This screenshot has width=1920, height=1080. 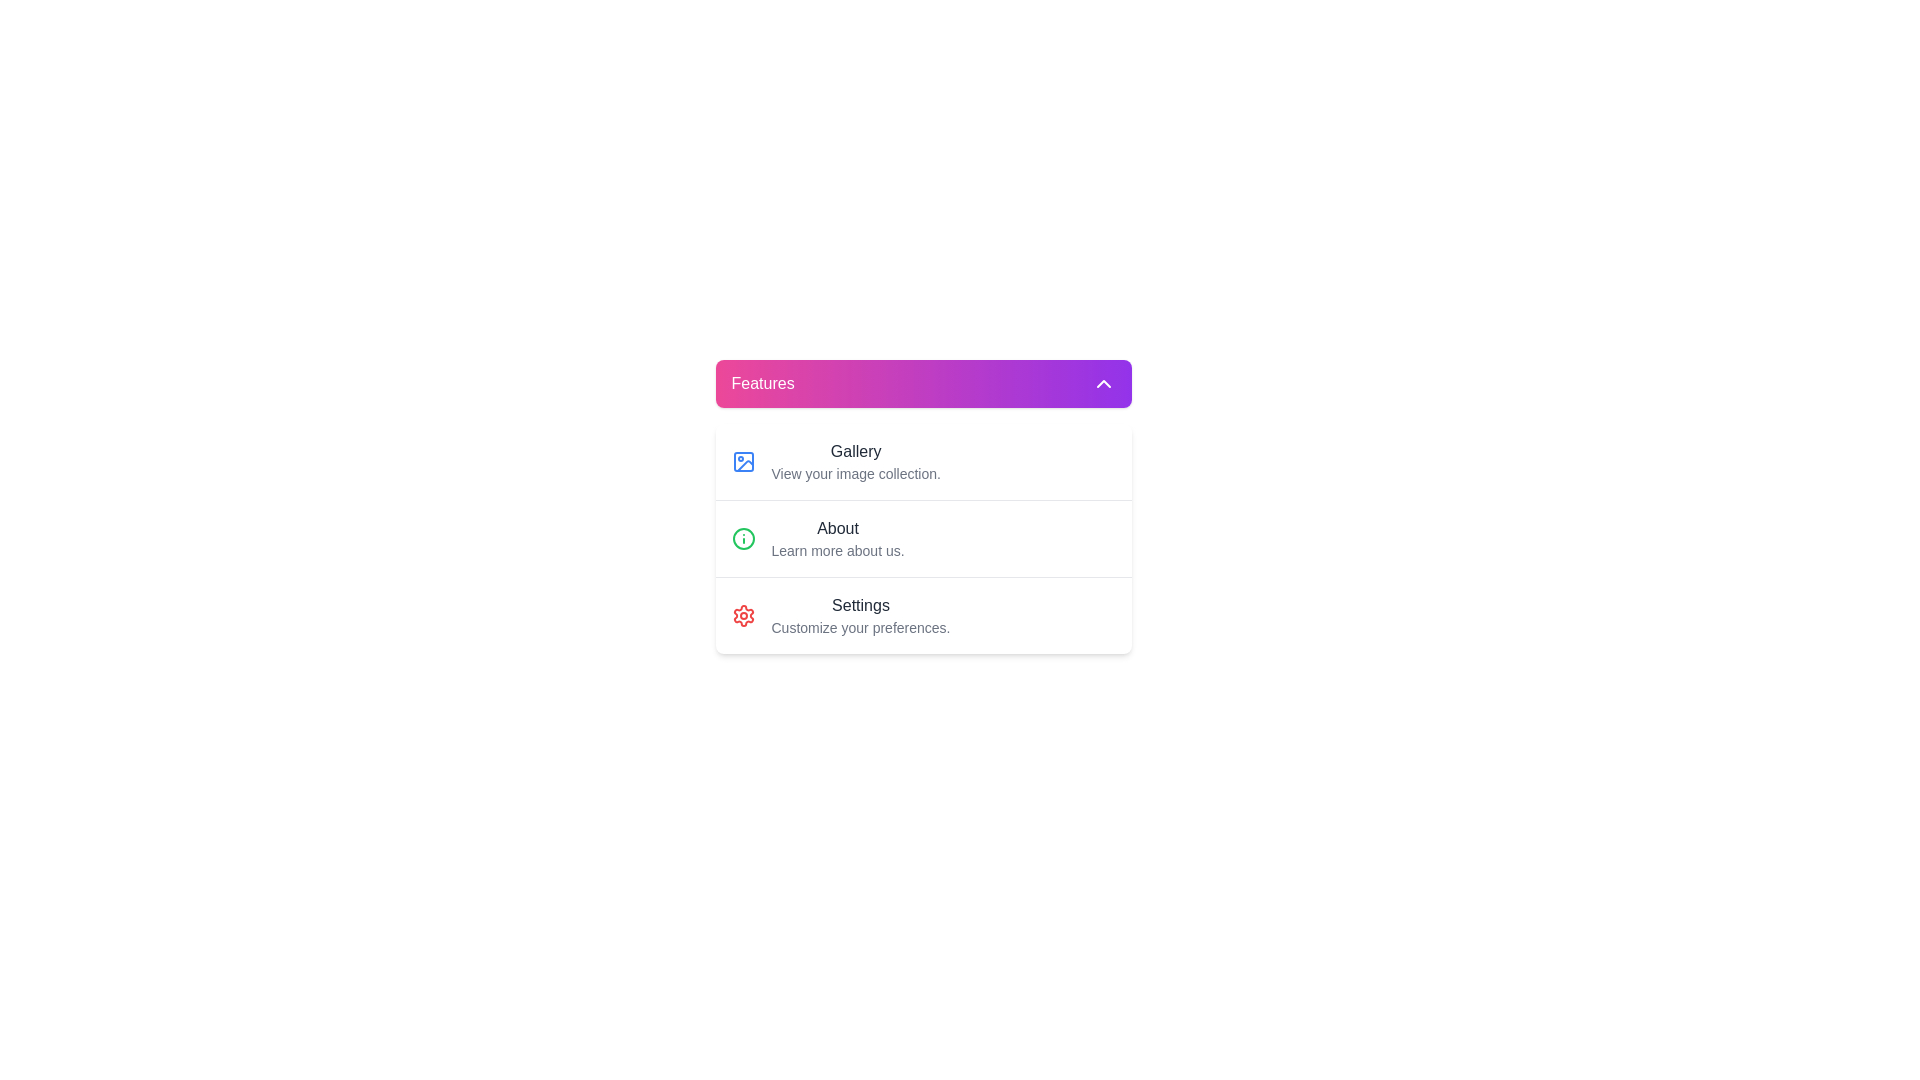 I want to click on the text label displaying 'Learn more about us.' which is located below the 'About' text in the 'Features' section, so click(x=838, y=551).